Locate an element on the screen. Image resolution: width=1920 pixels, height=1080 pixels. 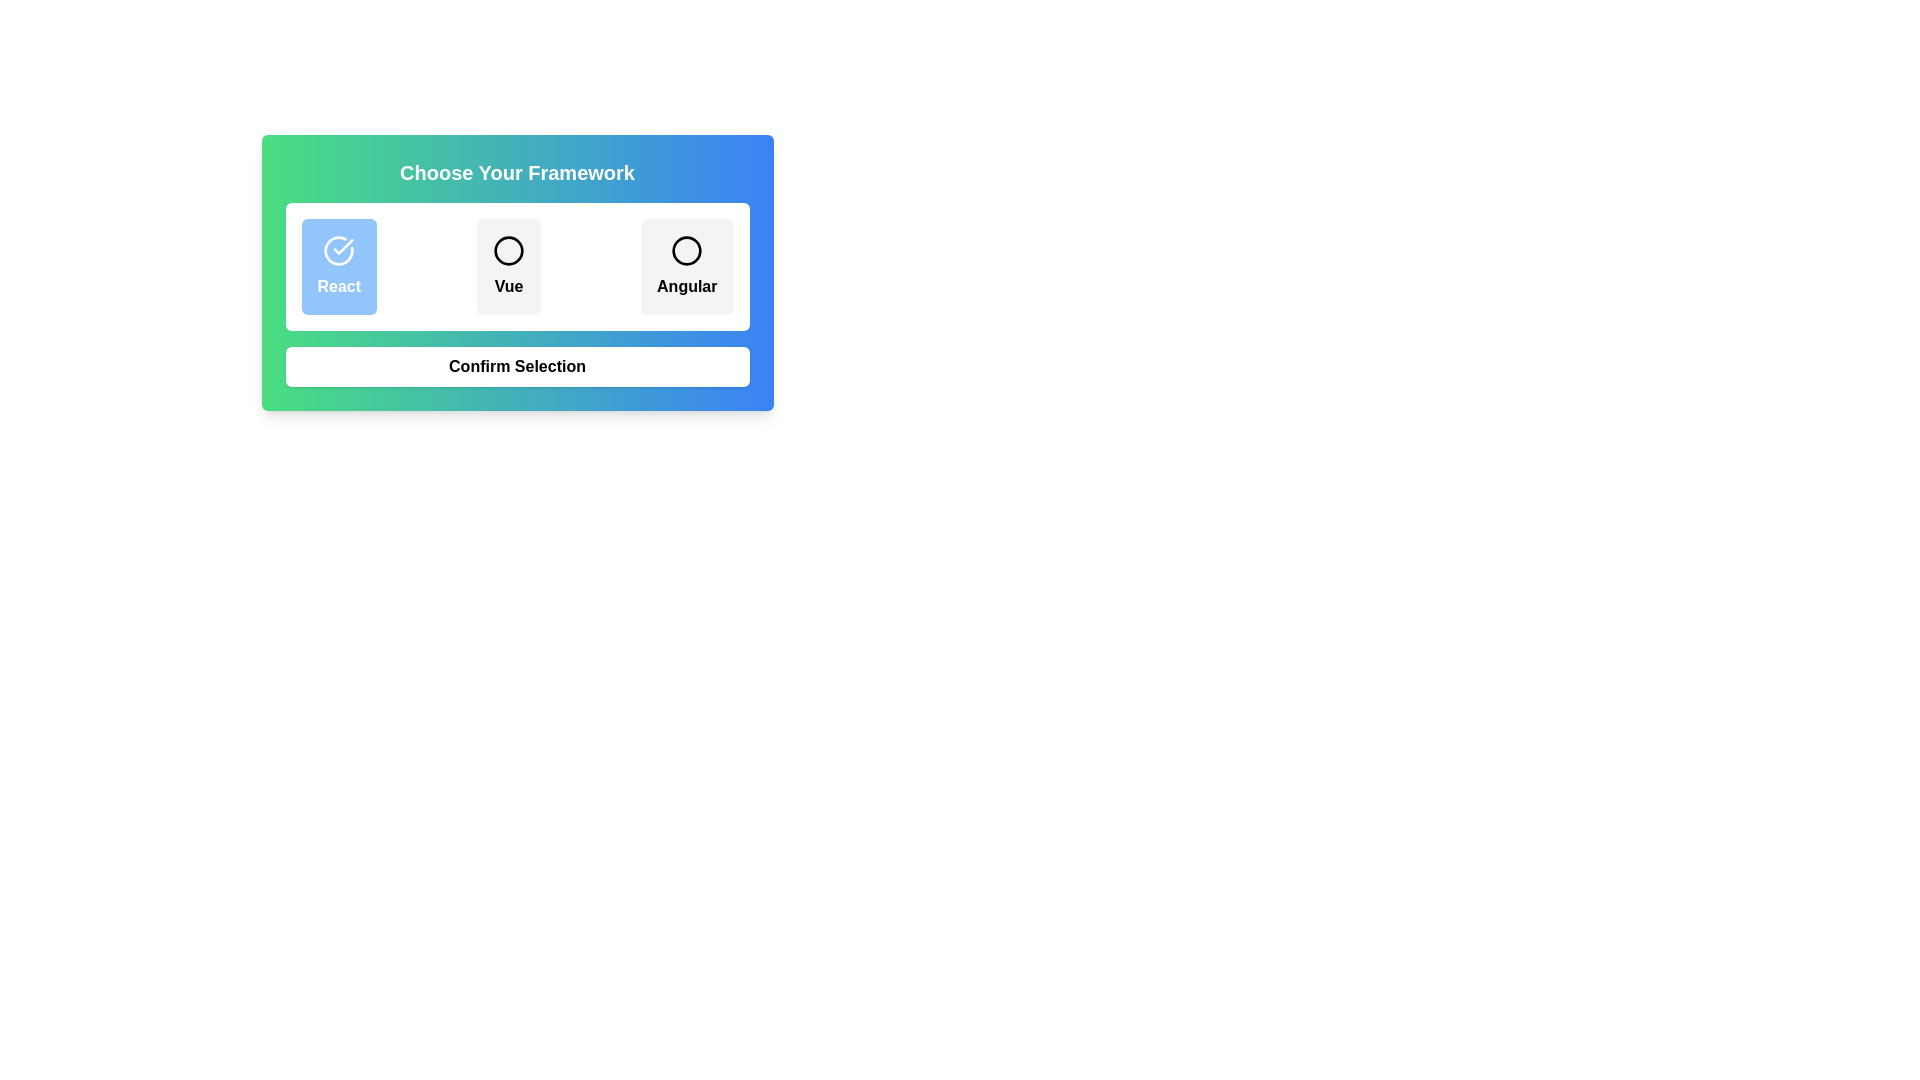
the button in the center of the list is located at coordinates (508, 265).